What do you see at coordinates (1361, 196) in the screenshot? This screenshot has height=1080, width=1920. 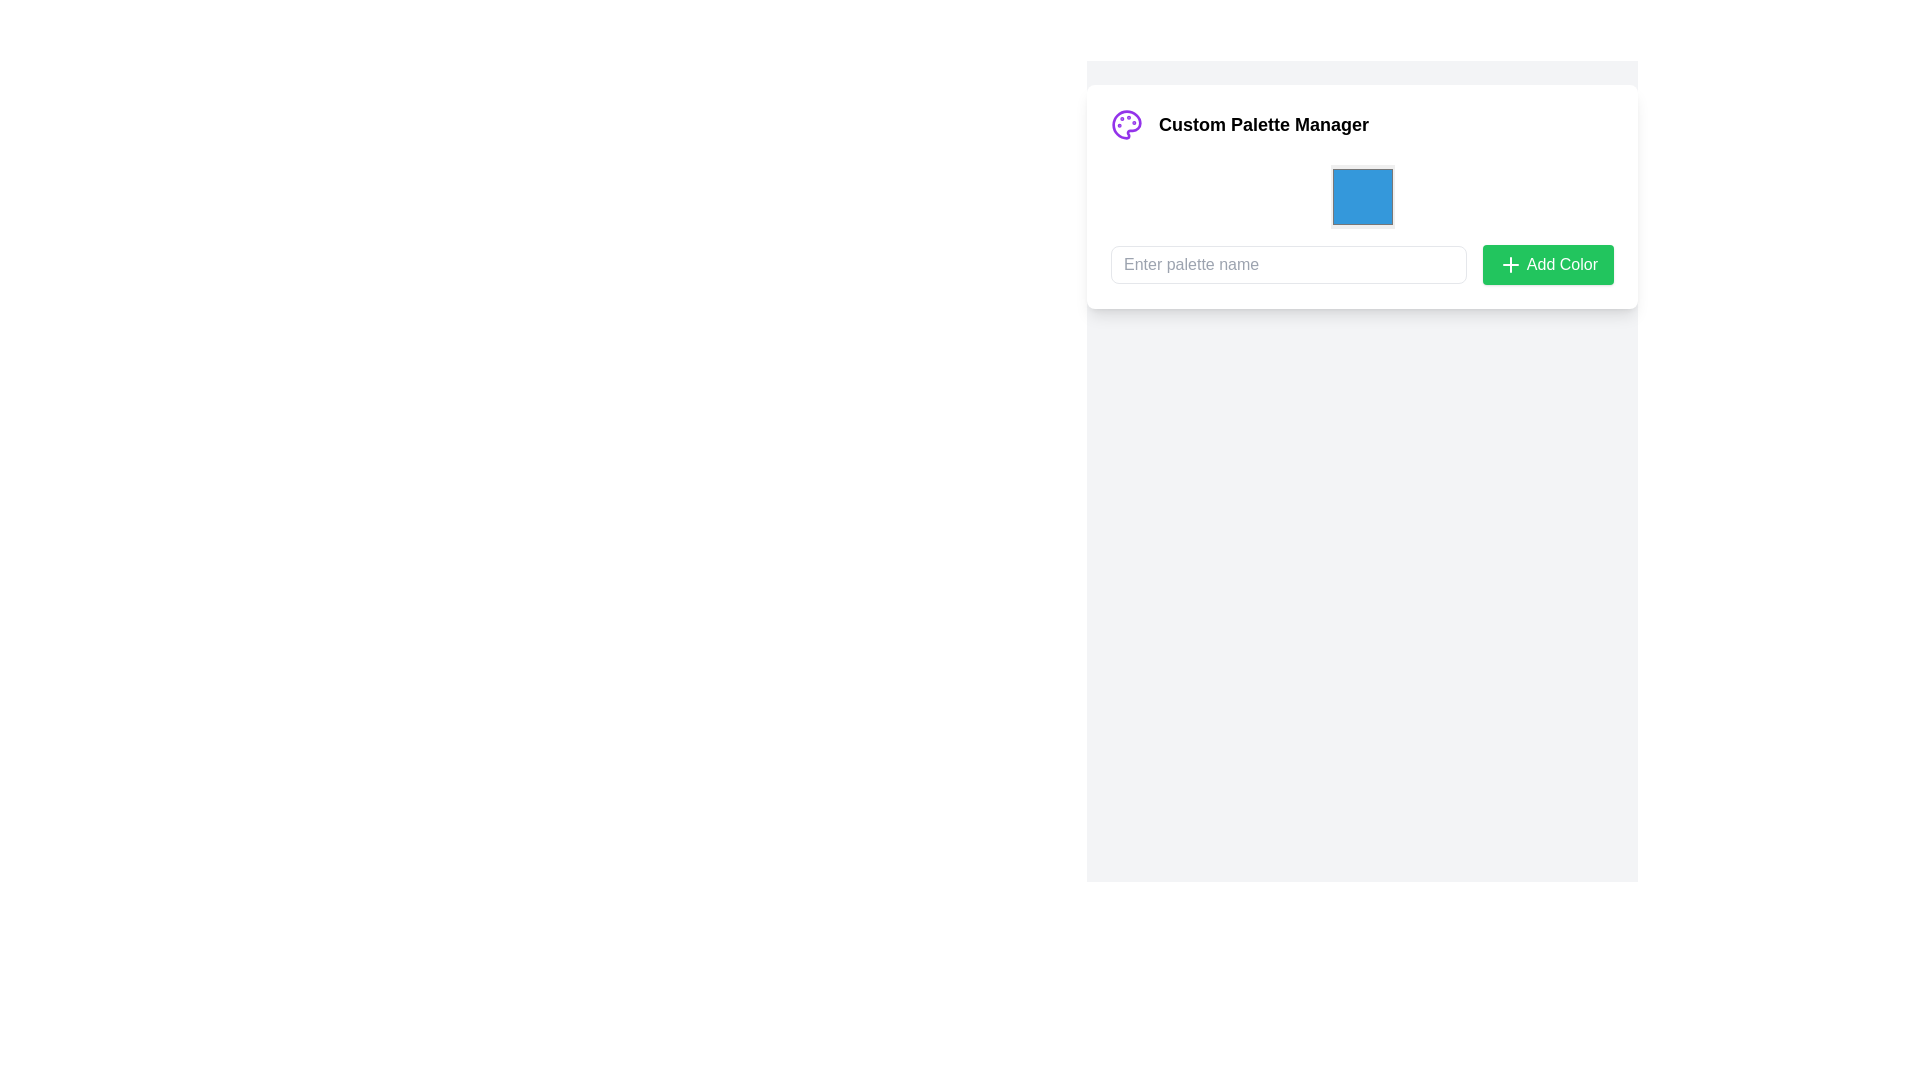 I see `the blue square color selector located in the 'Custom Palette Manager' card` at bounding box center [1361, 196].